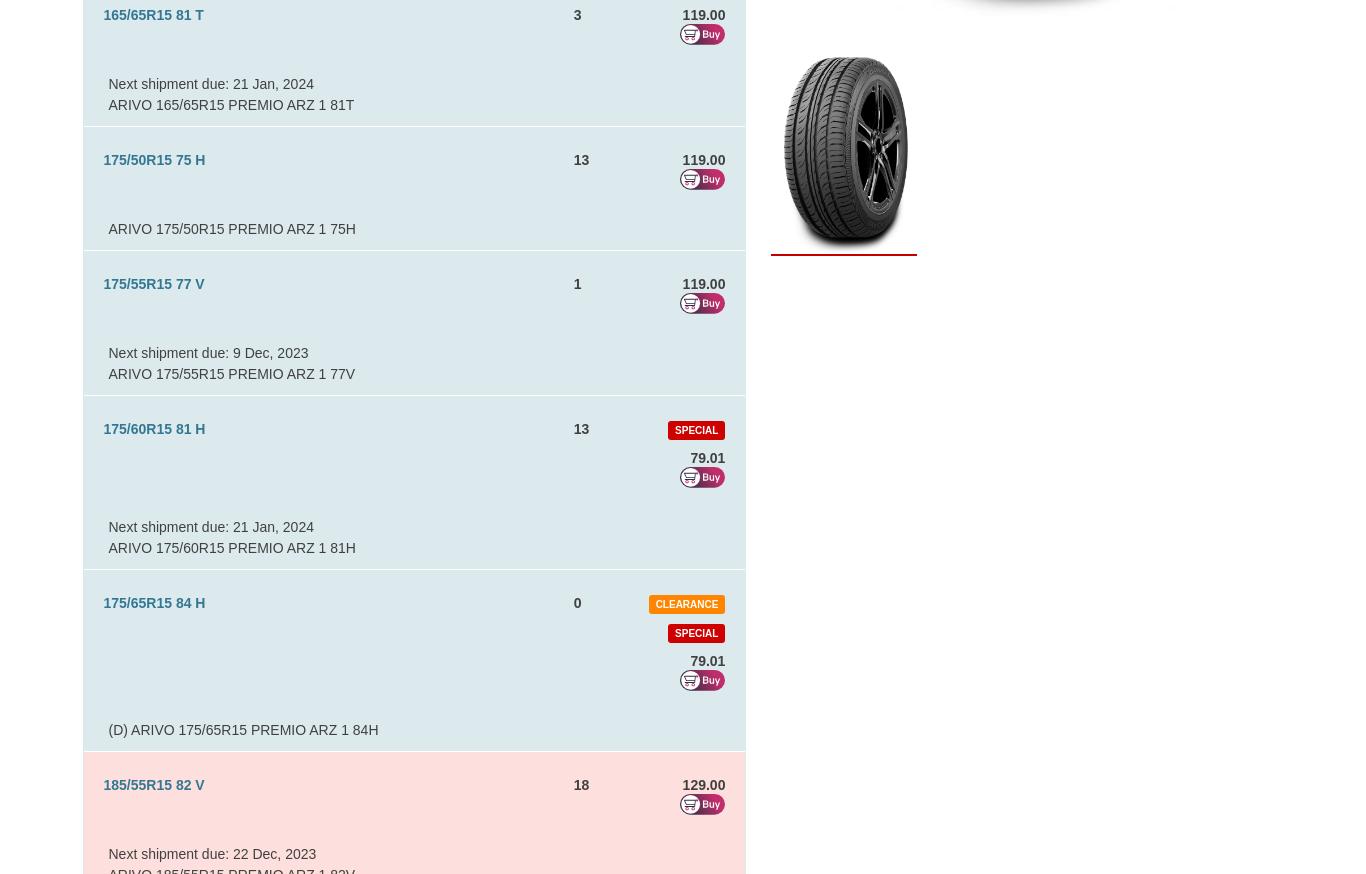  I want to click on '165/65R15 81 T', so click(151, 14).